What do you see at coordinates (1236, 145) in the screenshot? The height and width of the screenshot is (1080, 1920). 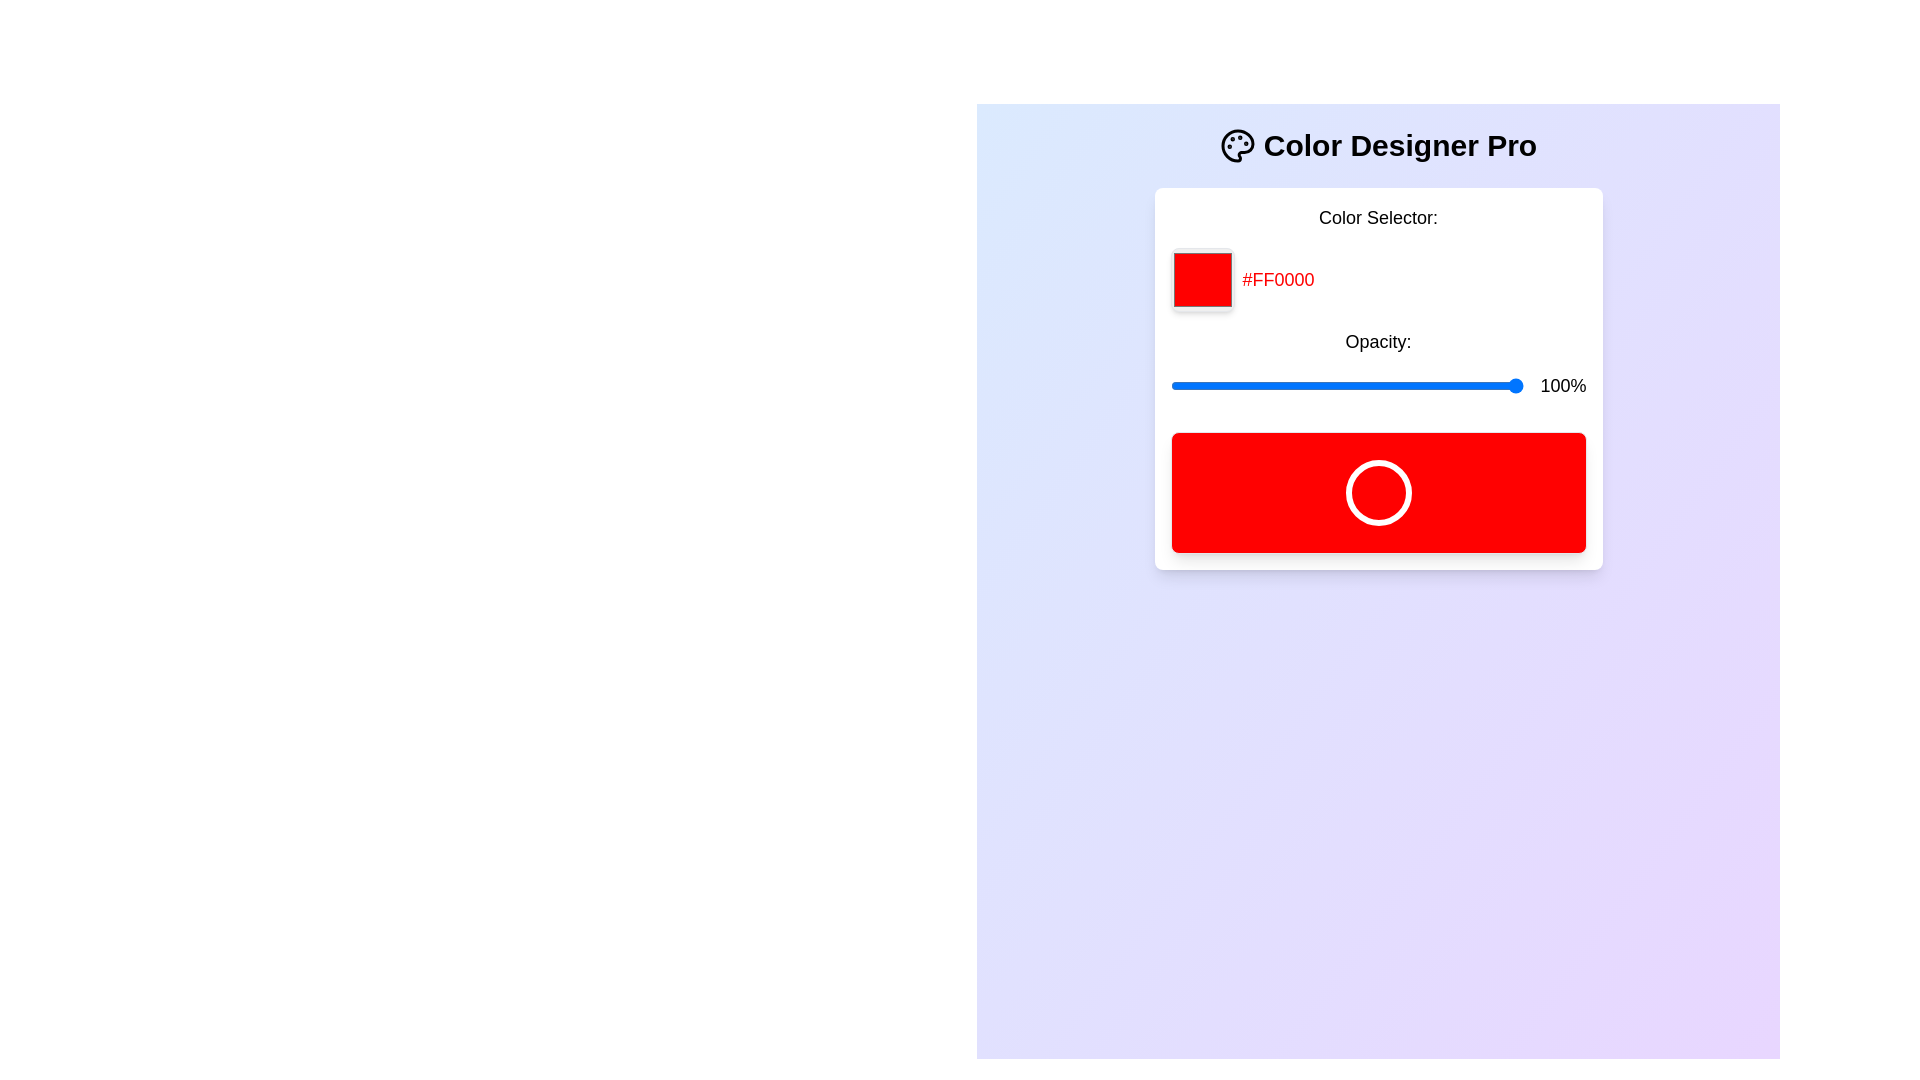 I see `the Decorative icon, which is a circular shape resembling a palette located inside the 'Color Designer Pro' logo area at the top of the interface` at bounding box center [1236, 145].